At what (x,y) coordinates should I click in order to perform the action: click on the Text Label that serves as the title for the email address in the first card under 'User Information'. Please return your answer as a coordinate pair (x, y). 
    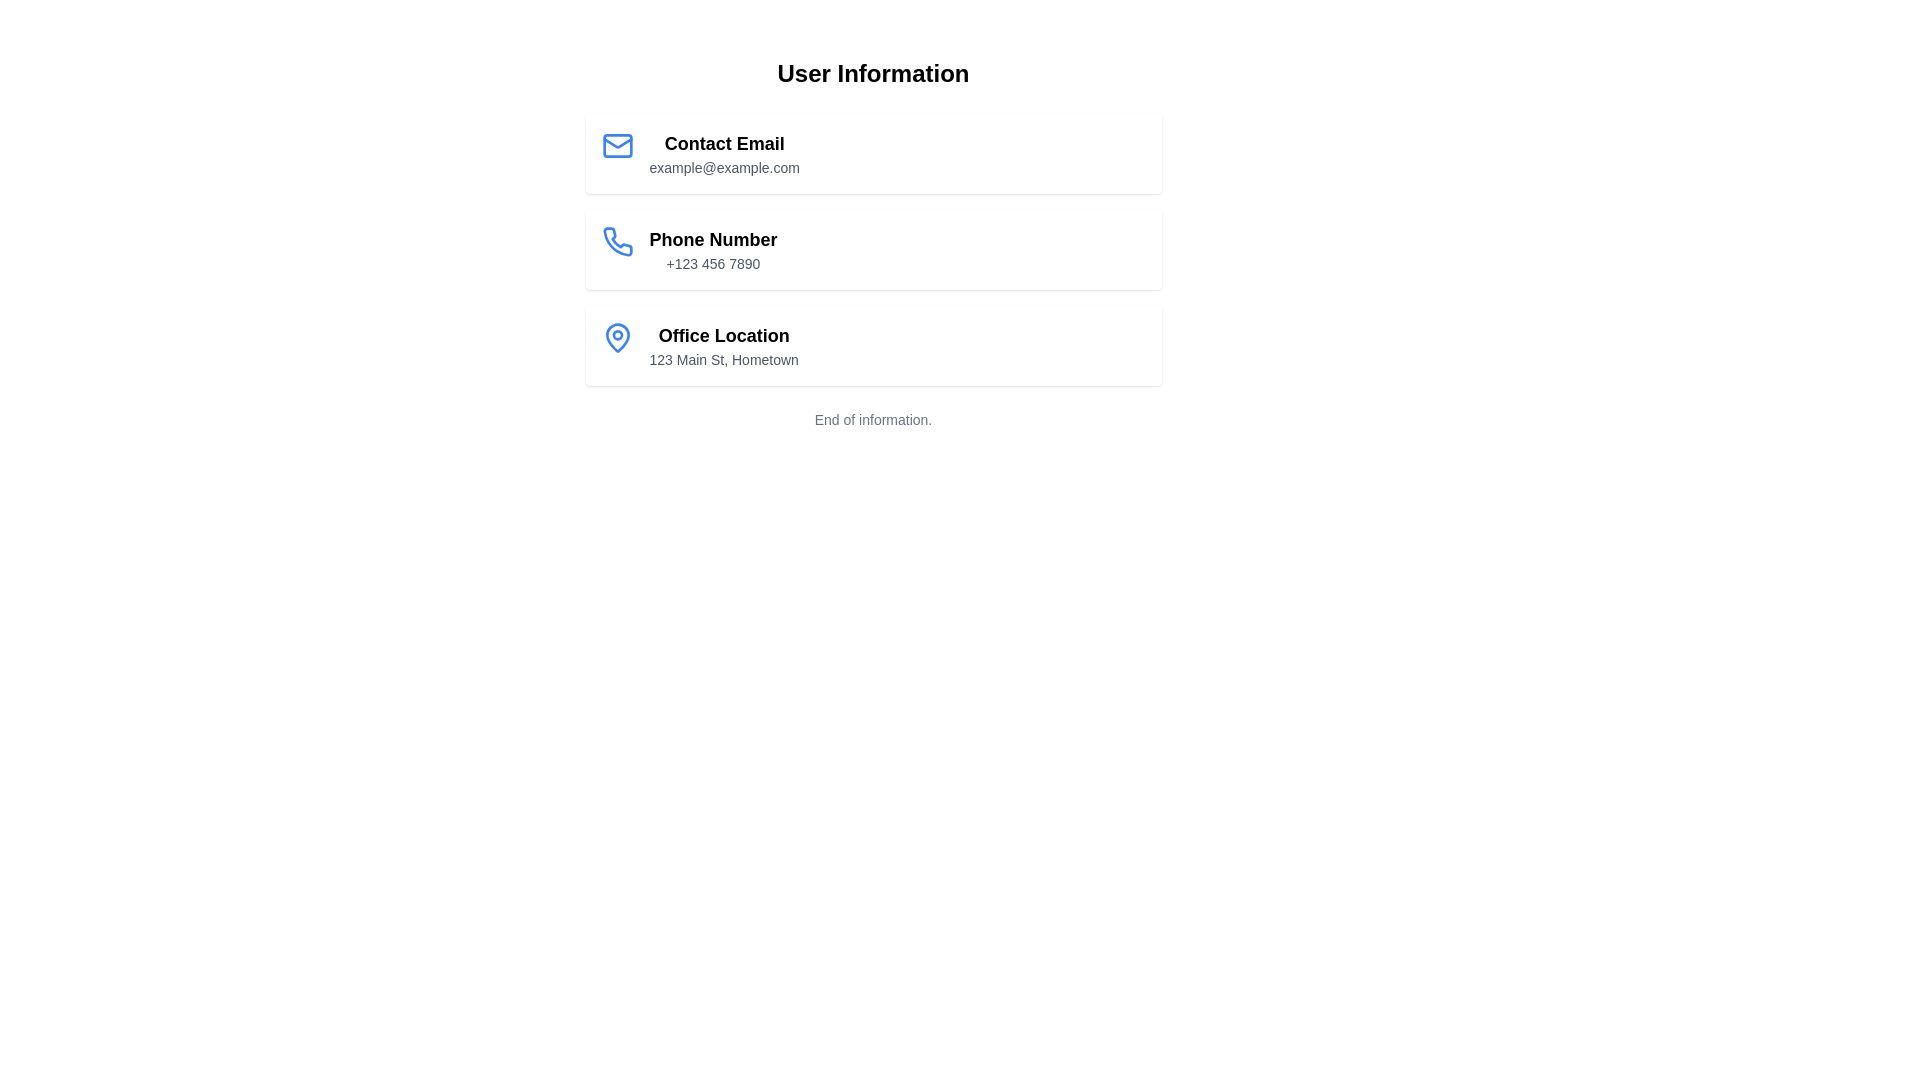
    Looking at the image, I should click on (723, 142).